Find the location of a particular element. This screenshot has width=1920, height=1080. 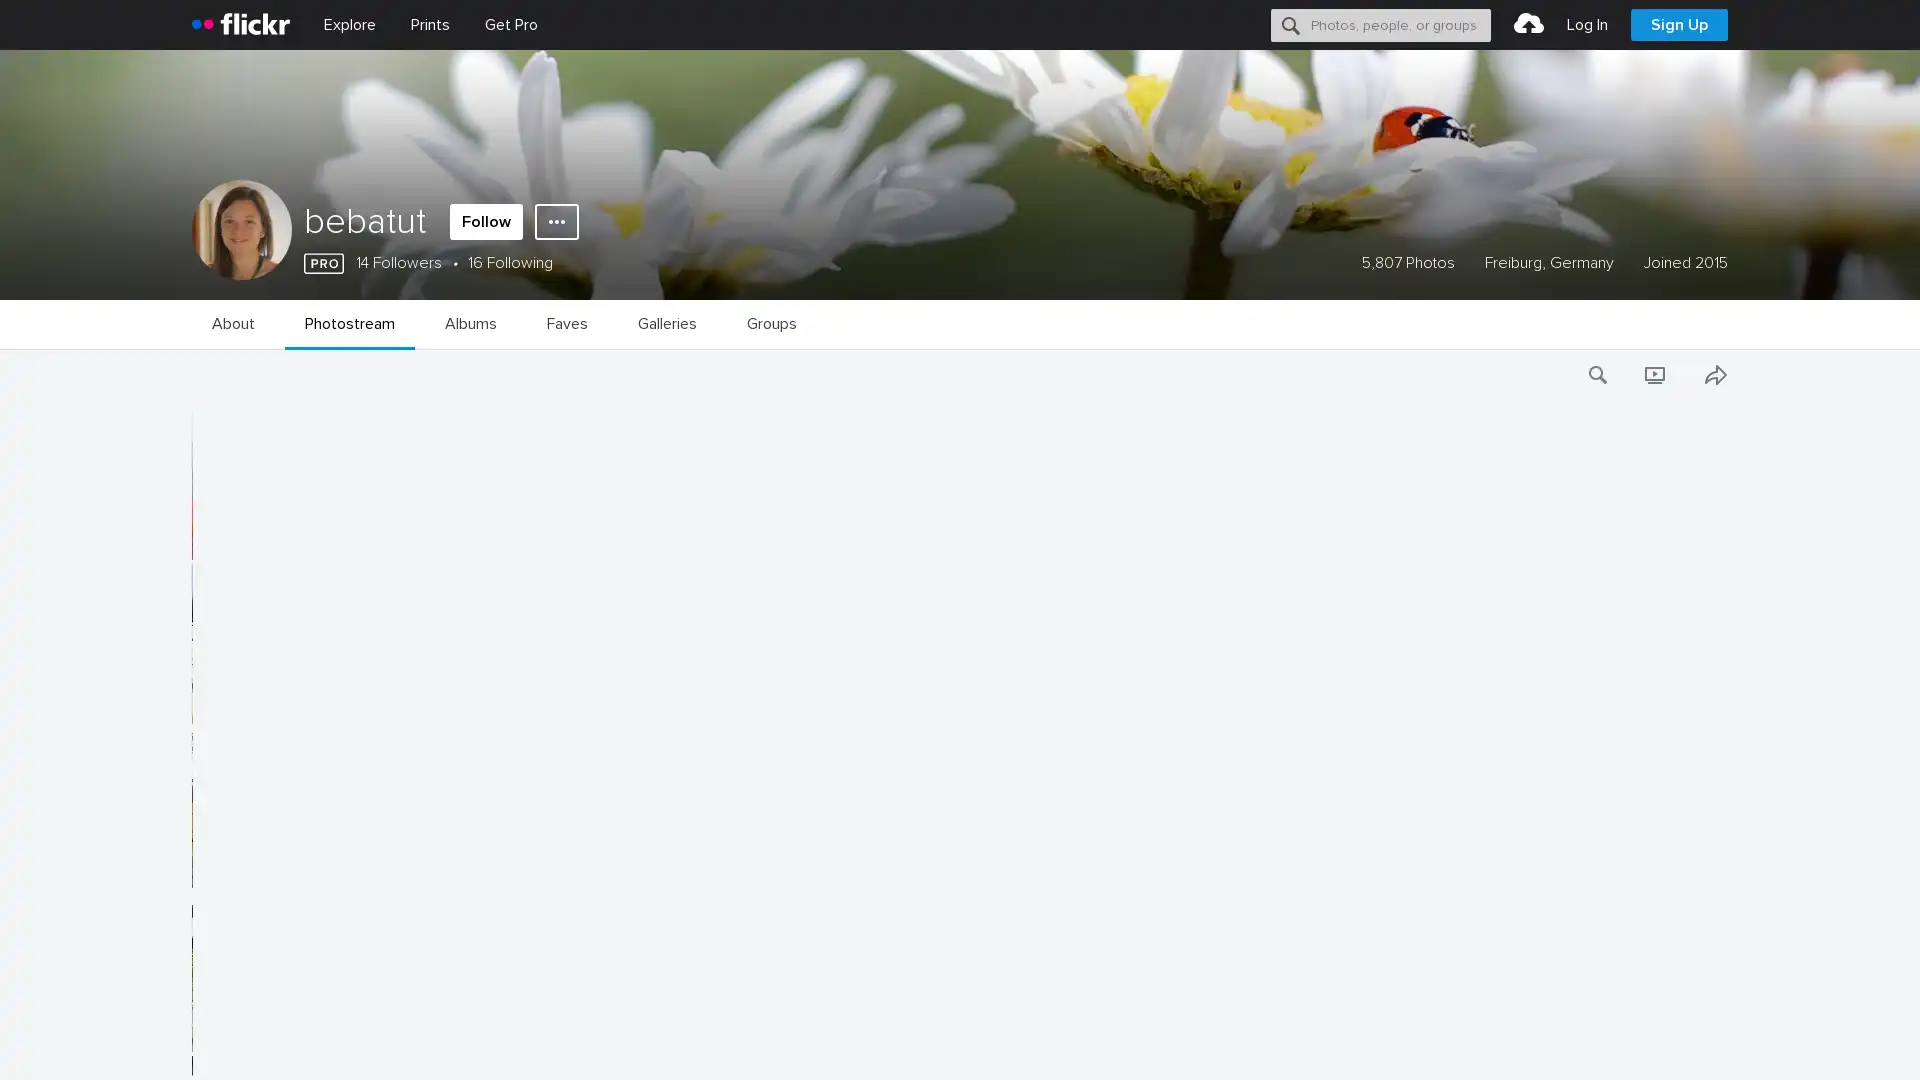

Accept is located at coordinates (1525, 1041).